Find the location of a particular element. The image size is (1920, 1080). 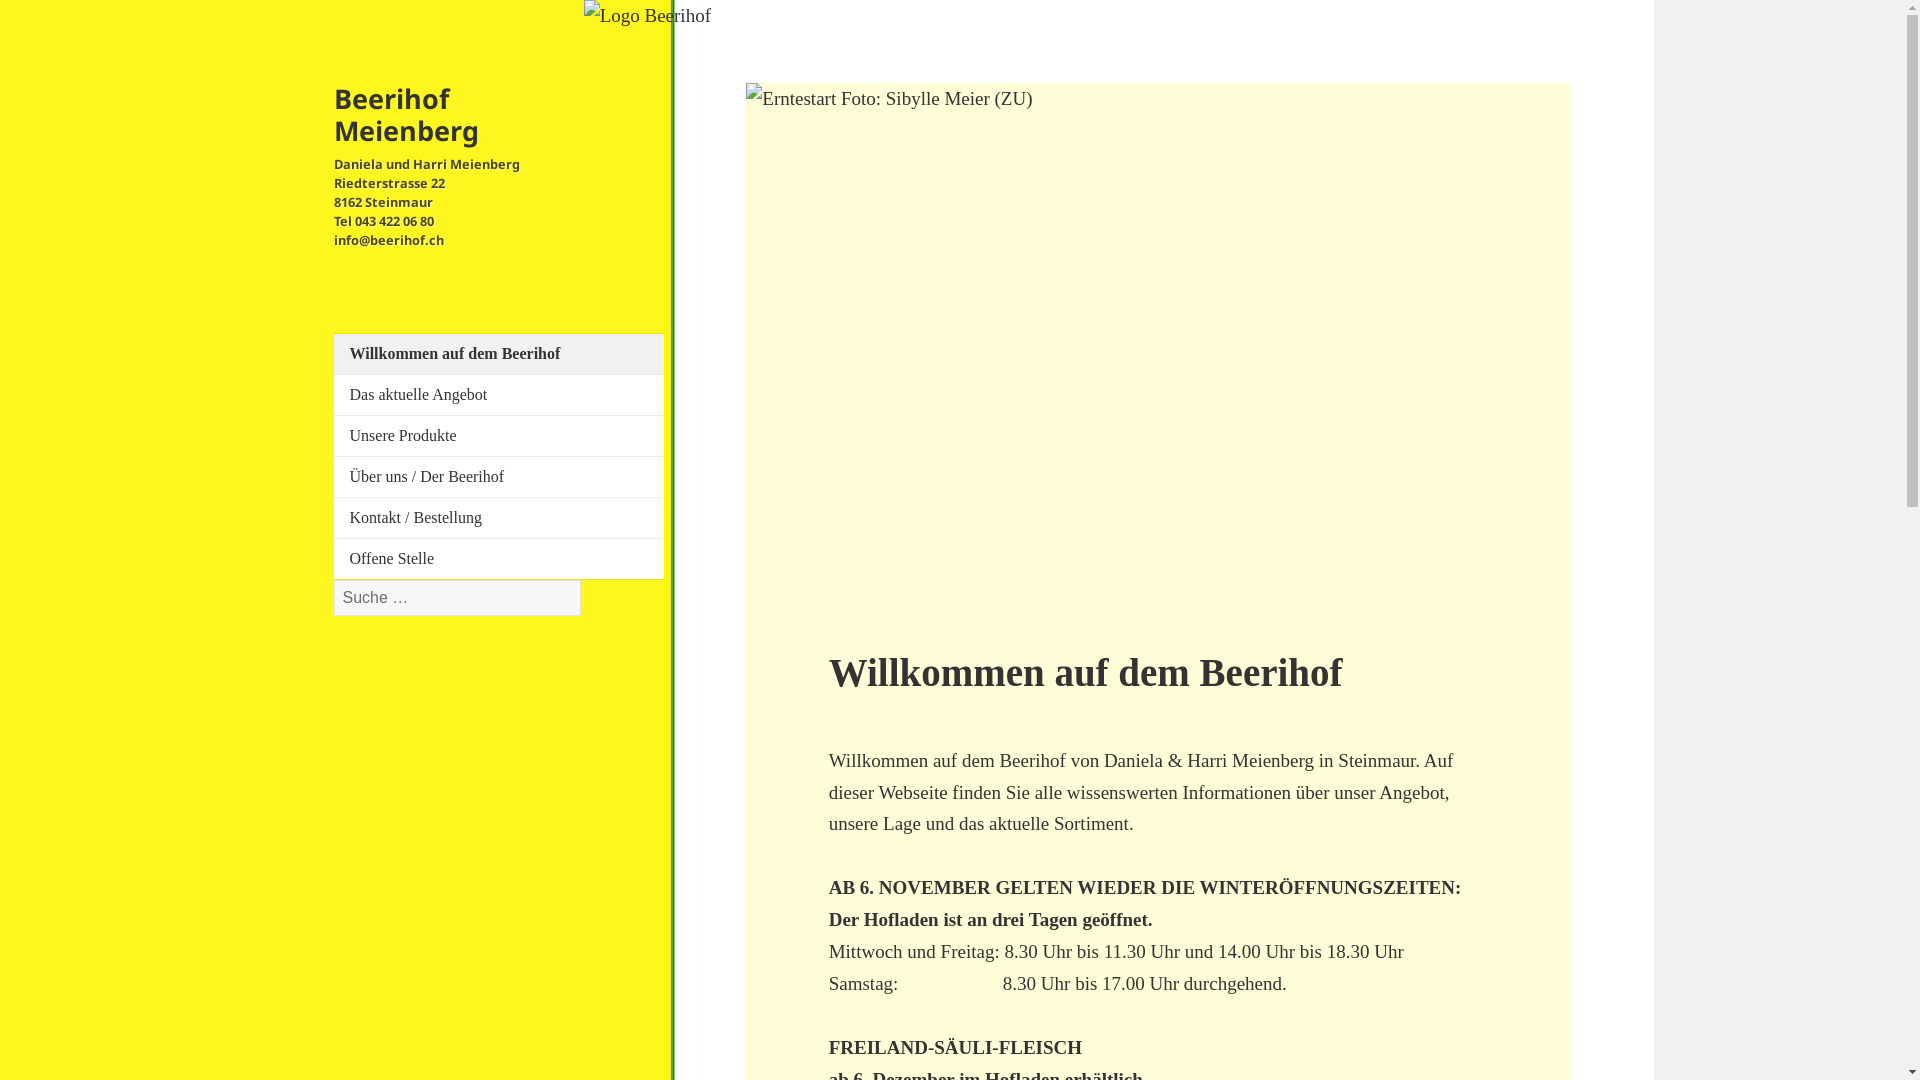

'Das aktuelle Angebot' is located at coordinates (507, 394).